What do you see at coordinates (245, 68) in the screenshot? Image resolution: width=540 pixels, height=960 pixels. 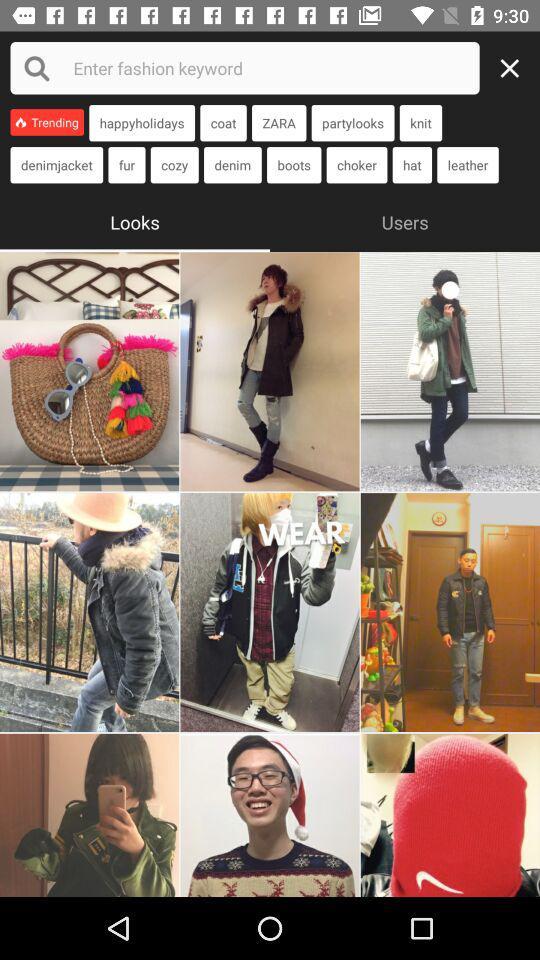 I see `fashion keyword` at bounding box center [245, 68].